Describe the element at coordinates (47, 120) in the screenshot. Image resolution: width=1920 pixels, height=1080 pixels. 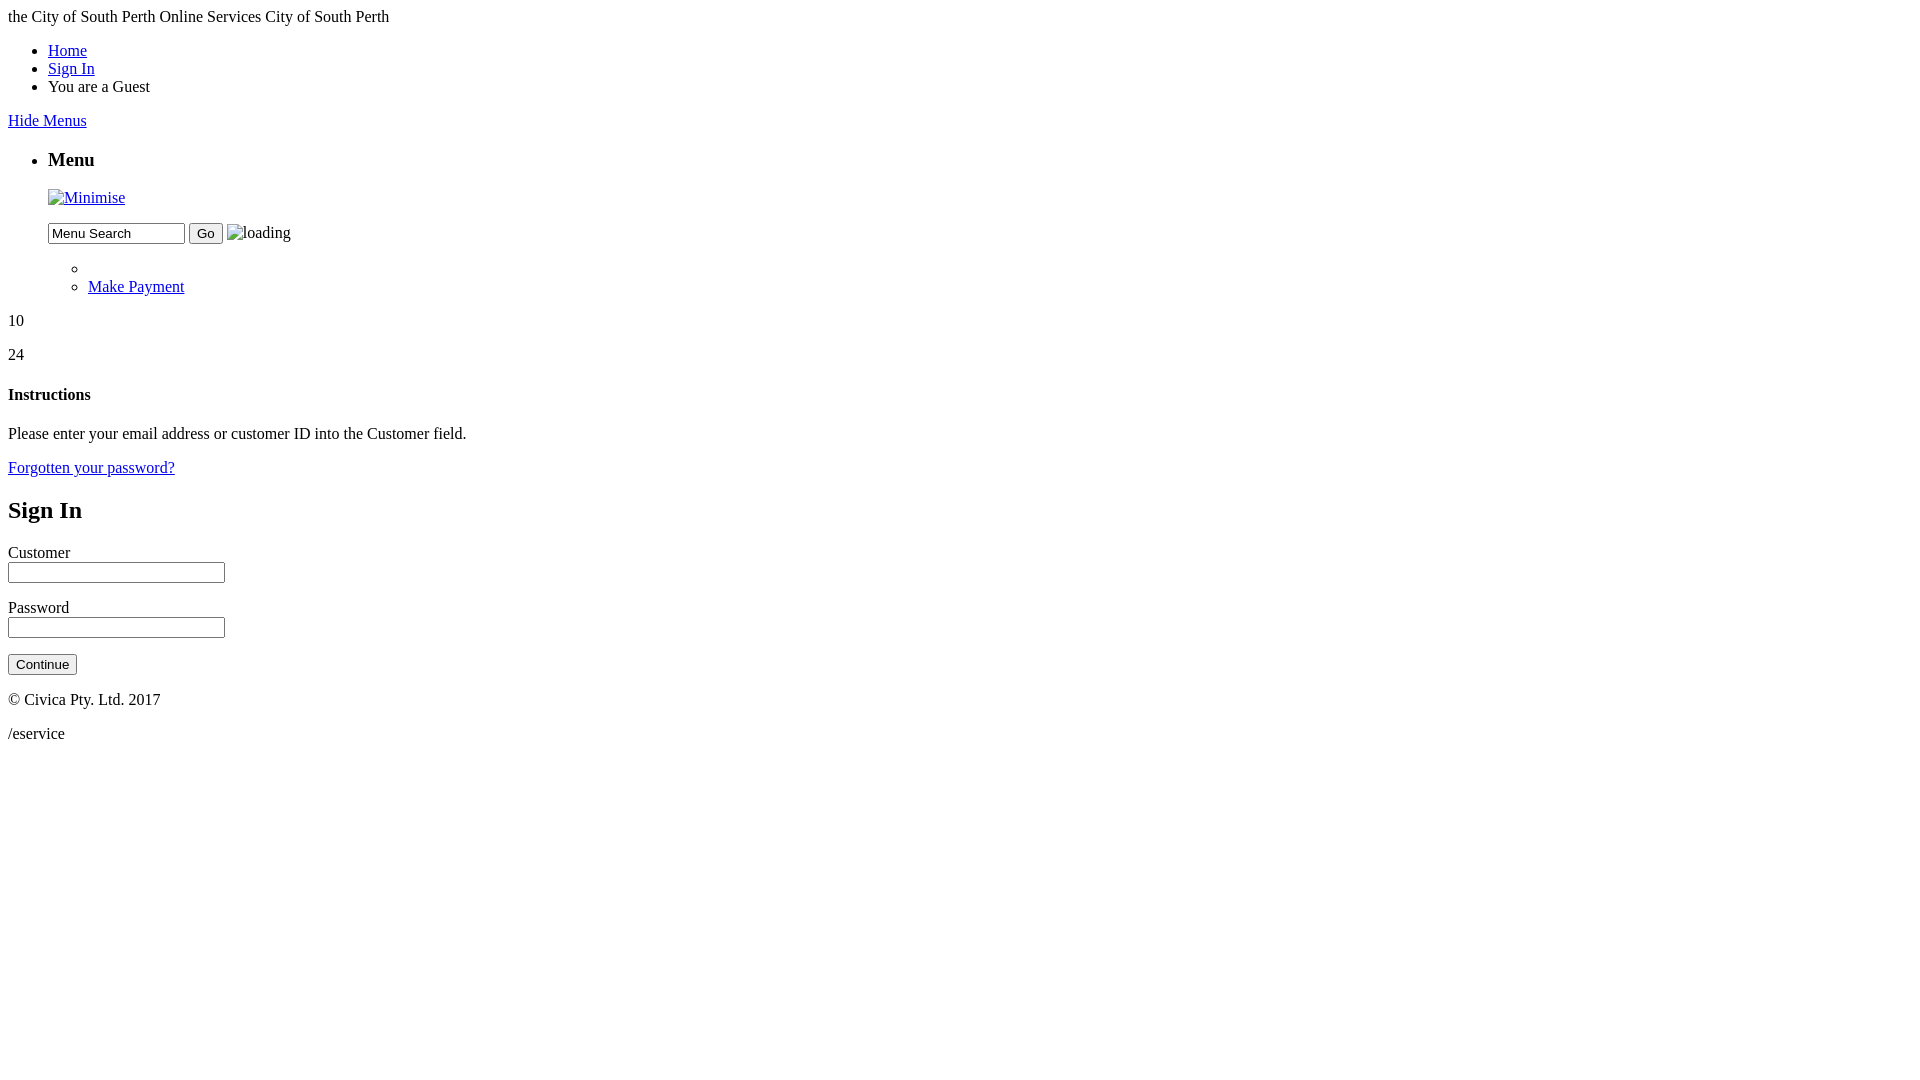
I see `'Hide Menus'` at that location.